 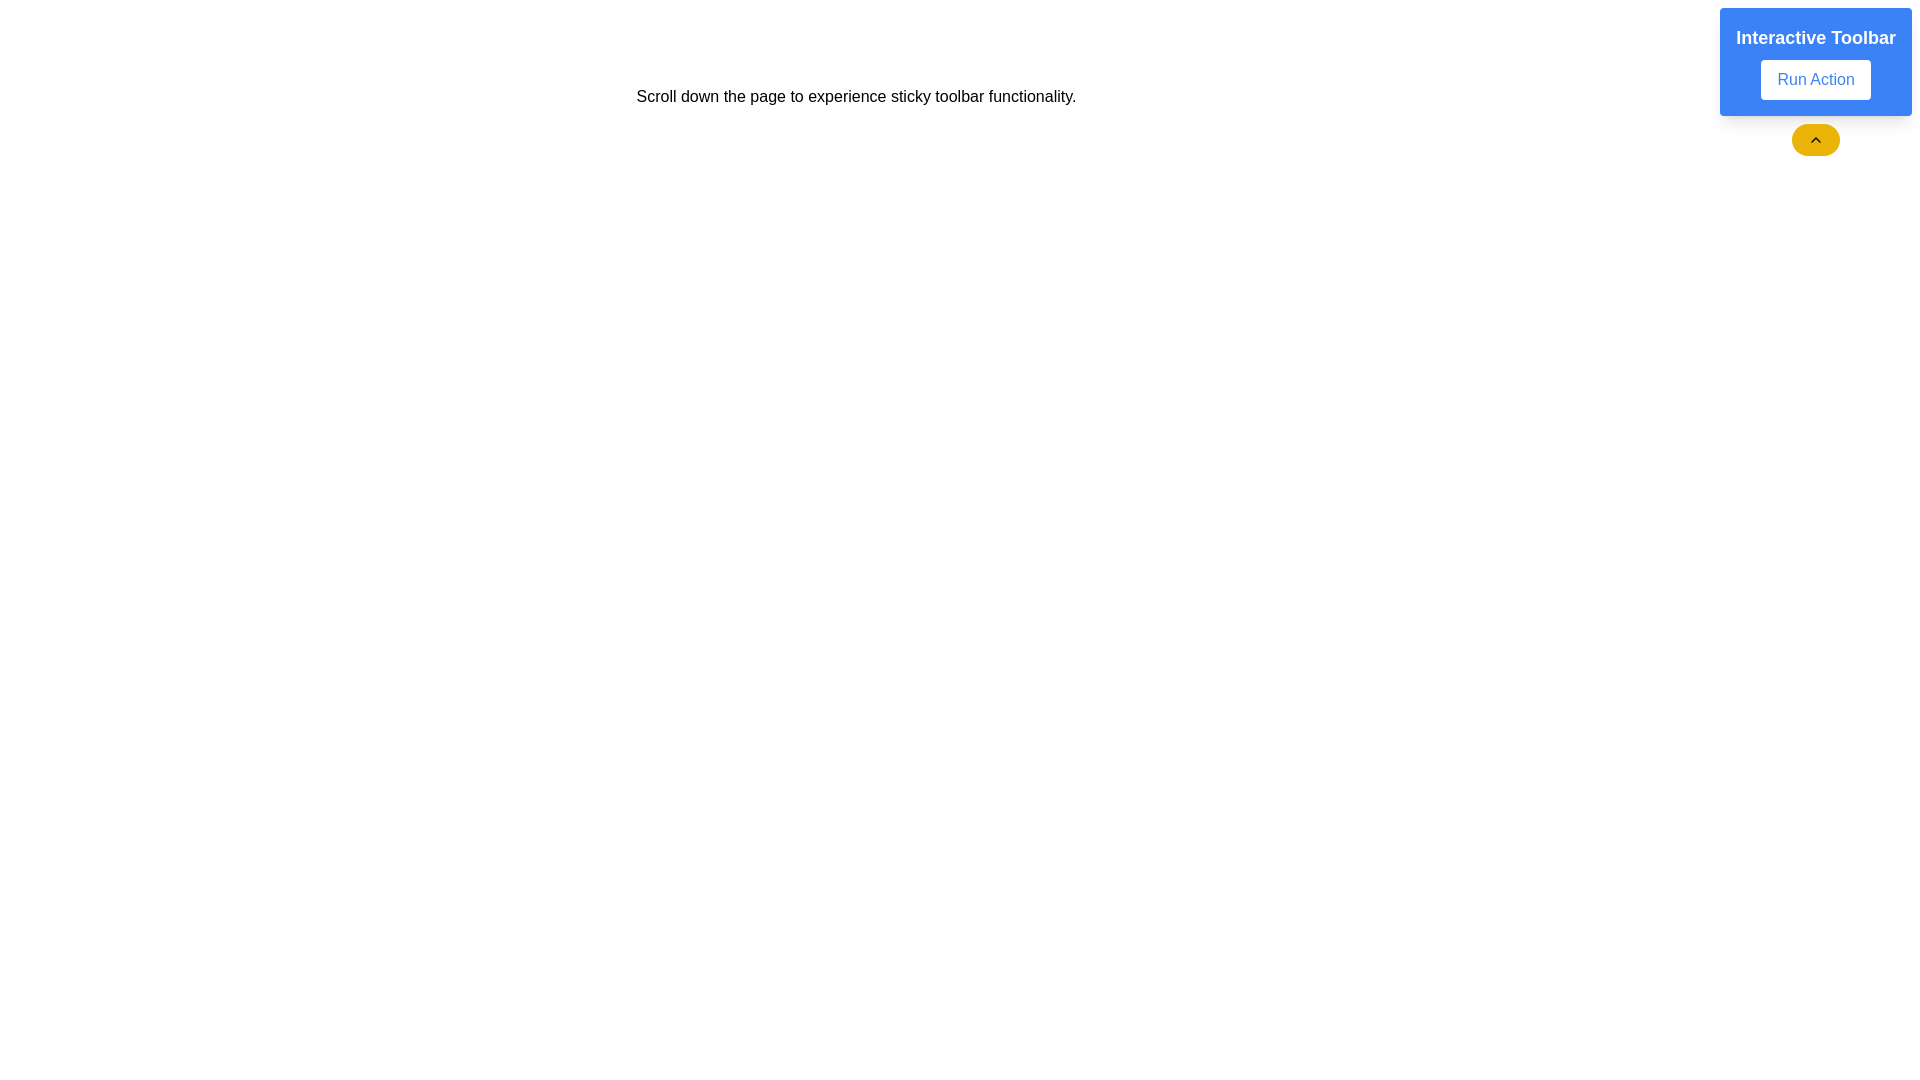 What do you see at coordinates (1816, 138) in the screenshot?
I see `the upward-pointing chevron icon located within a circular button with a yellow background, positioned below the blue rectangular interactive box labeled 'Interactive Toolbar'` at bounding box center [1816, 138].